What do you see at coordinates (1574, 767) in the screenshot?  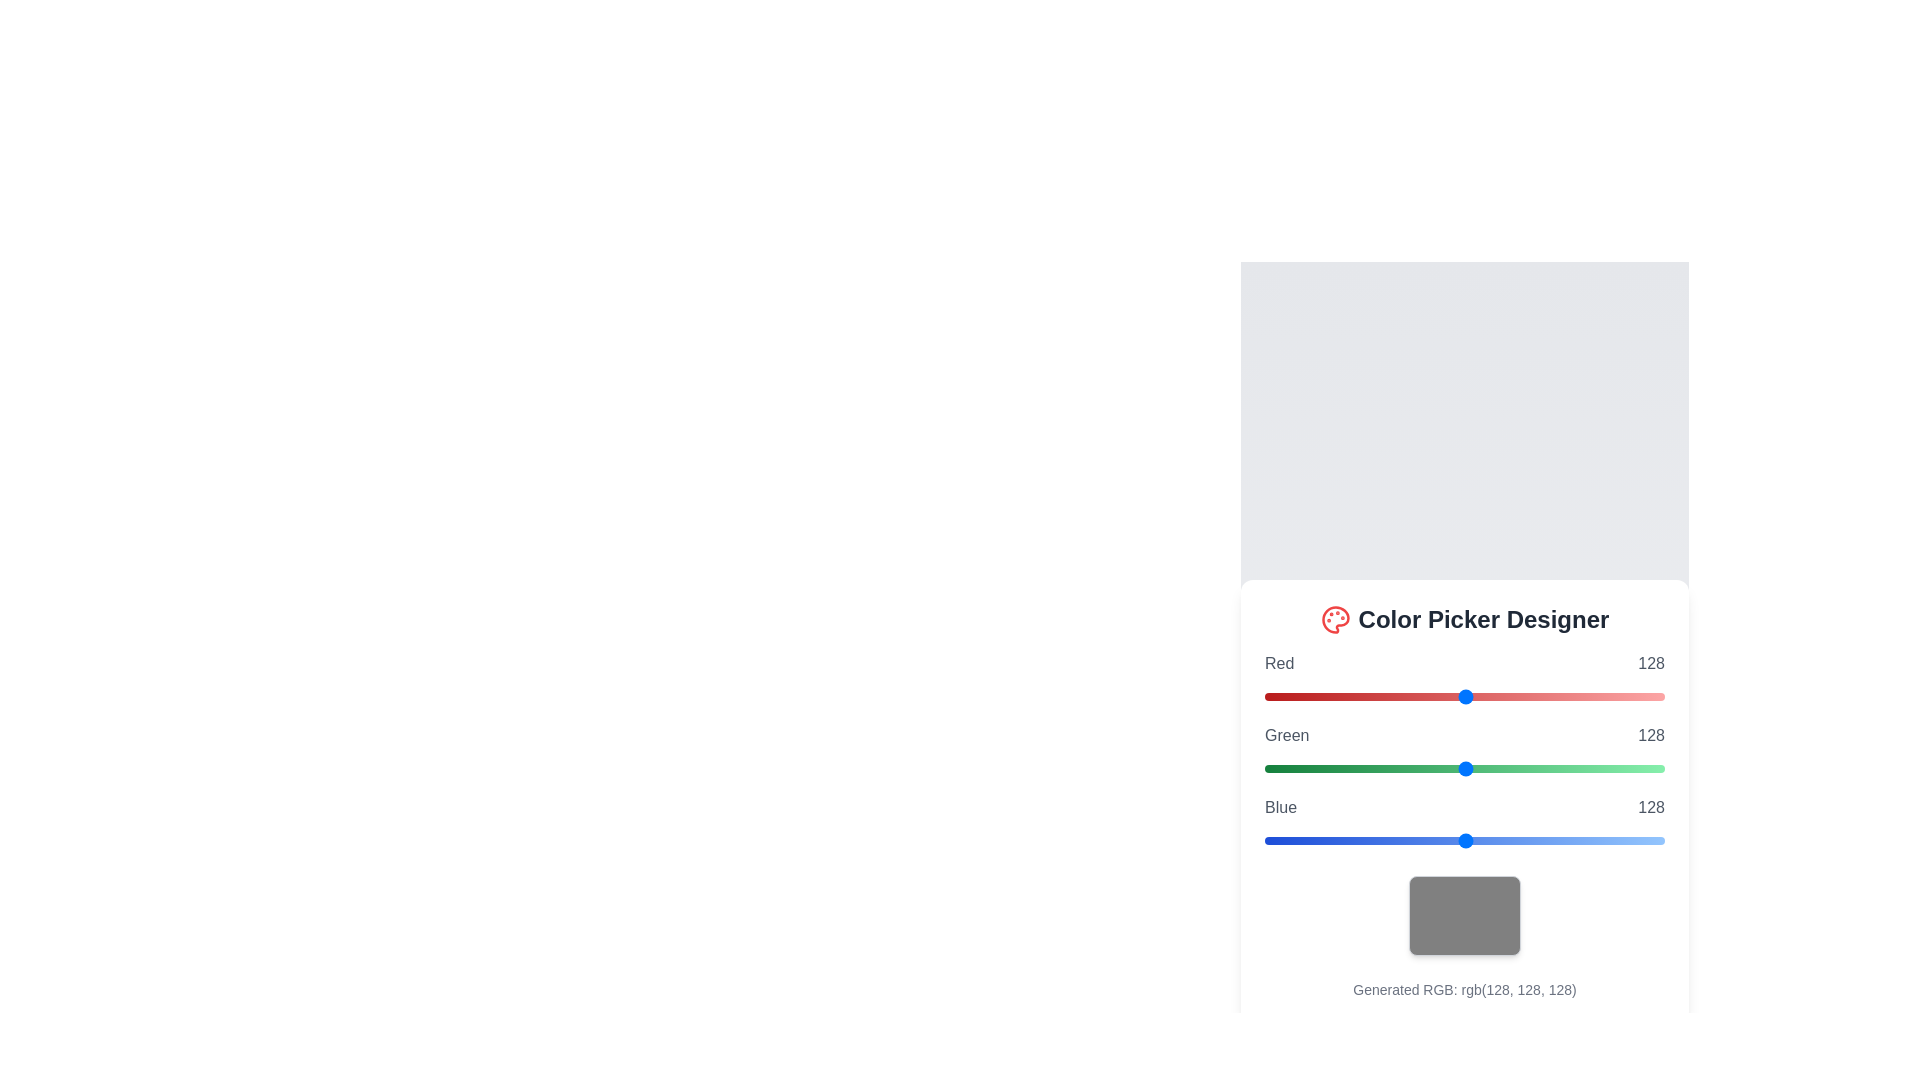 I see `the green slider to set its value to 198` at bounding box center [1574, 767].